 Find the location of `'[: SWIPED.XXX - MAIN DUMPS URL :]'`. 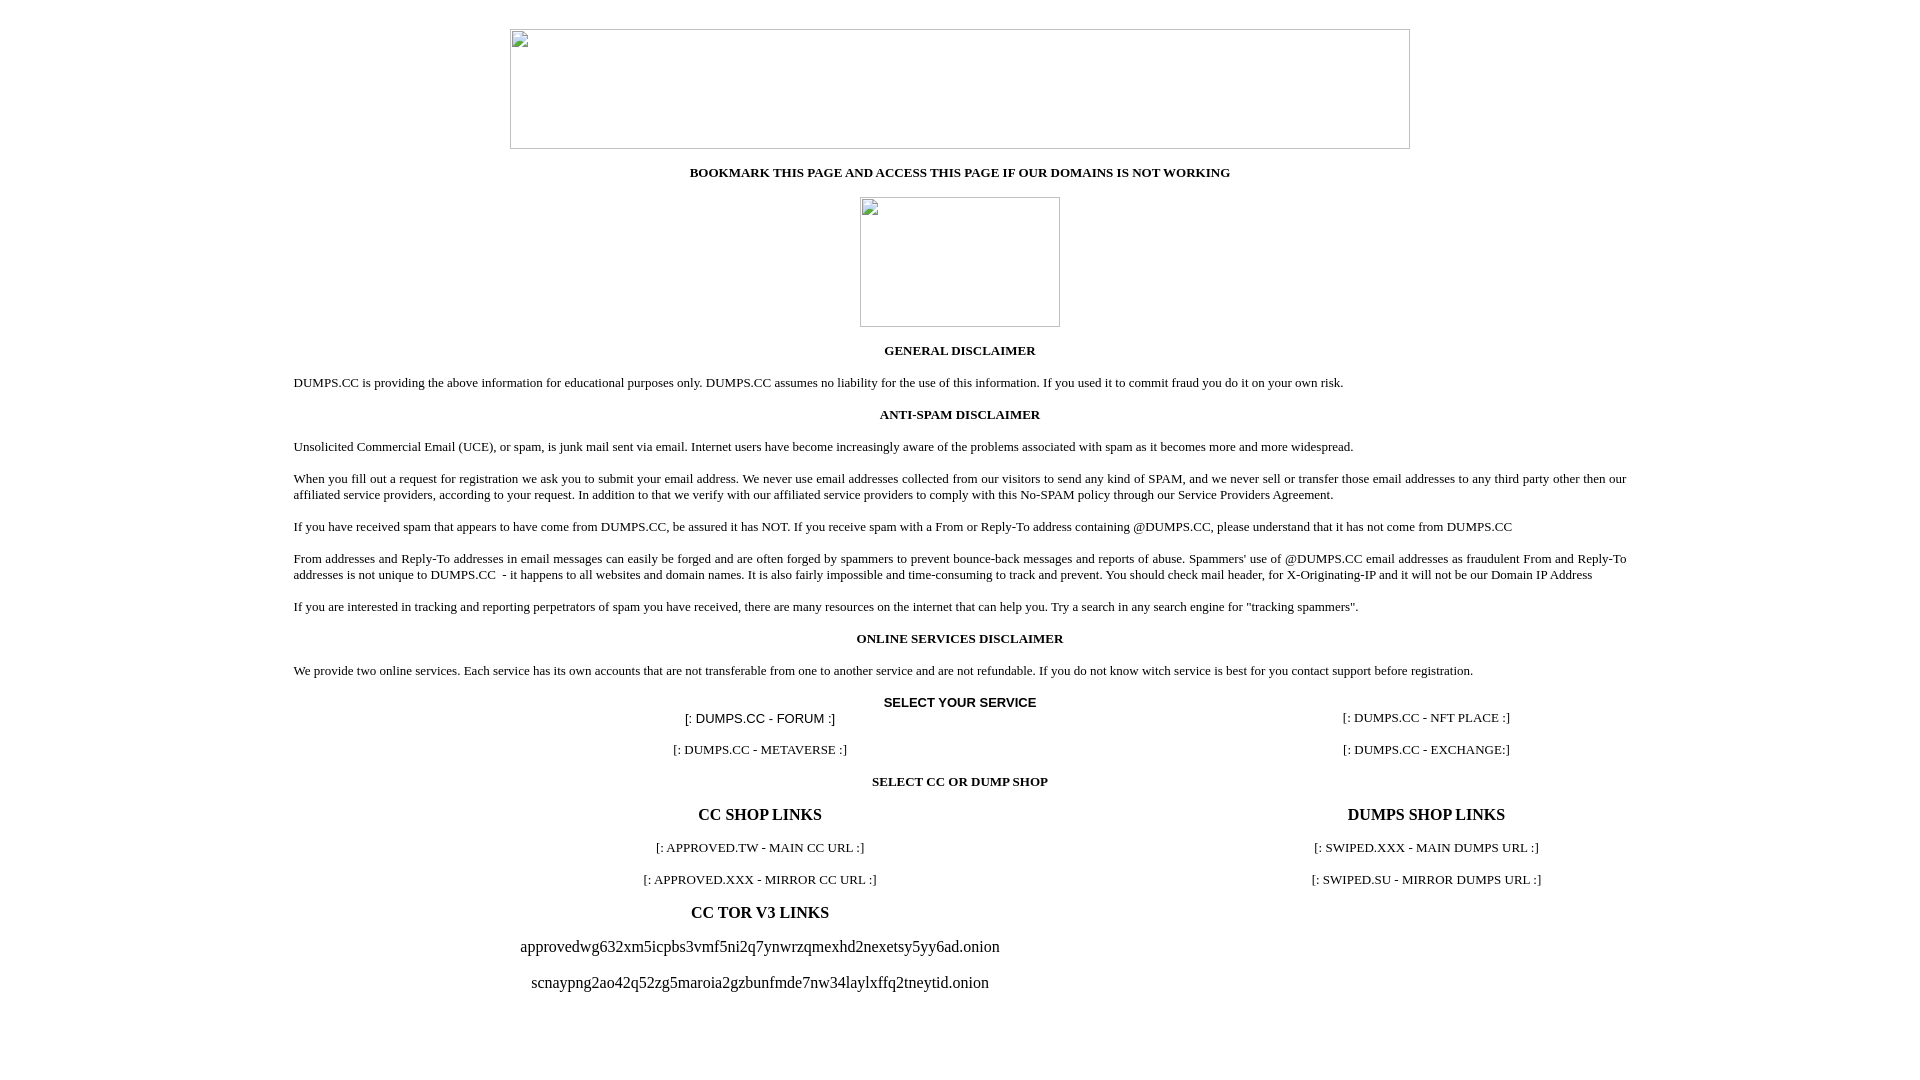

'[: SWIPED.XXX - MAIN DUMPS URL :]' is located at coordinates (1425, 847).